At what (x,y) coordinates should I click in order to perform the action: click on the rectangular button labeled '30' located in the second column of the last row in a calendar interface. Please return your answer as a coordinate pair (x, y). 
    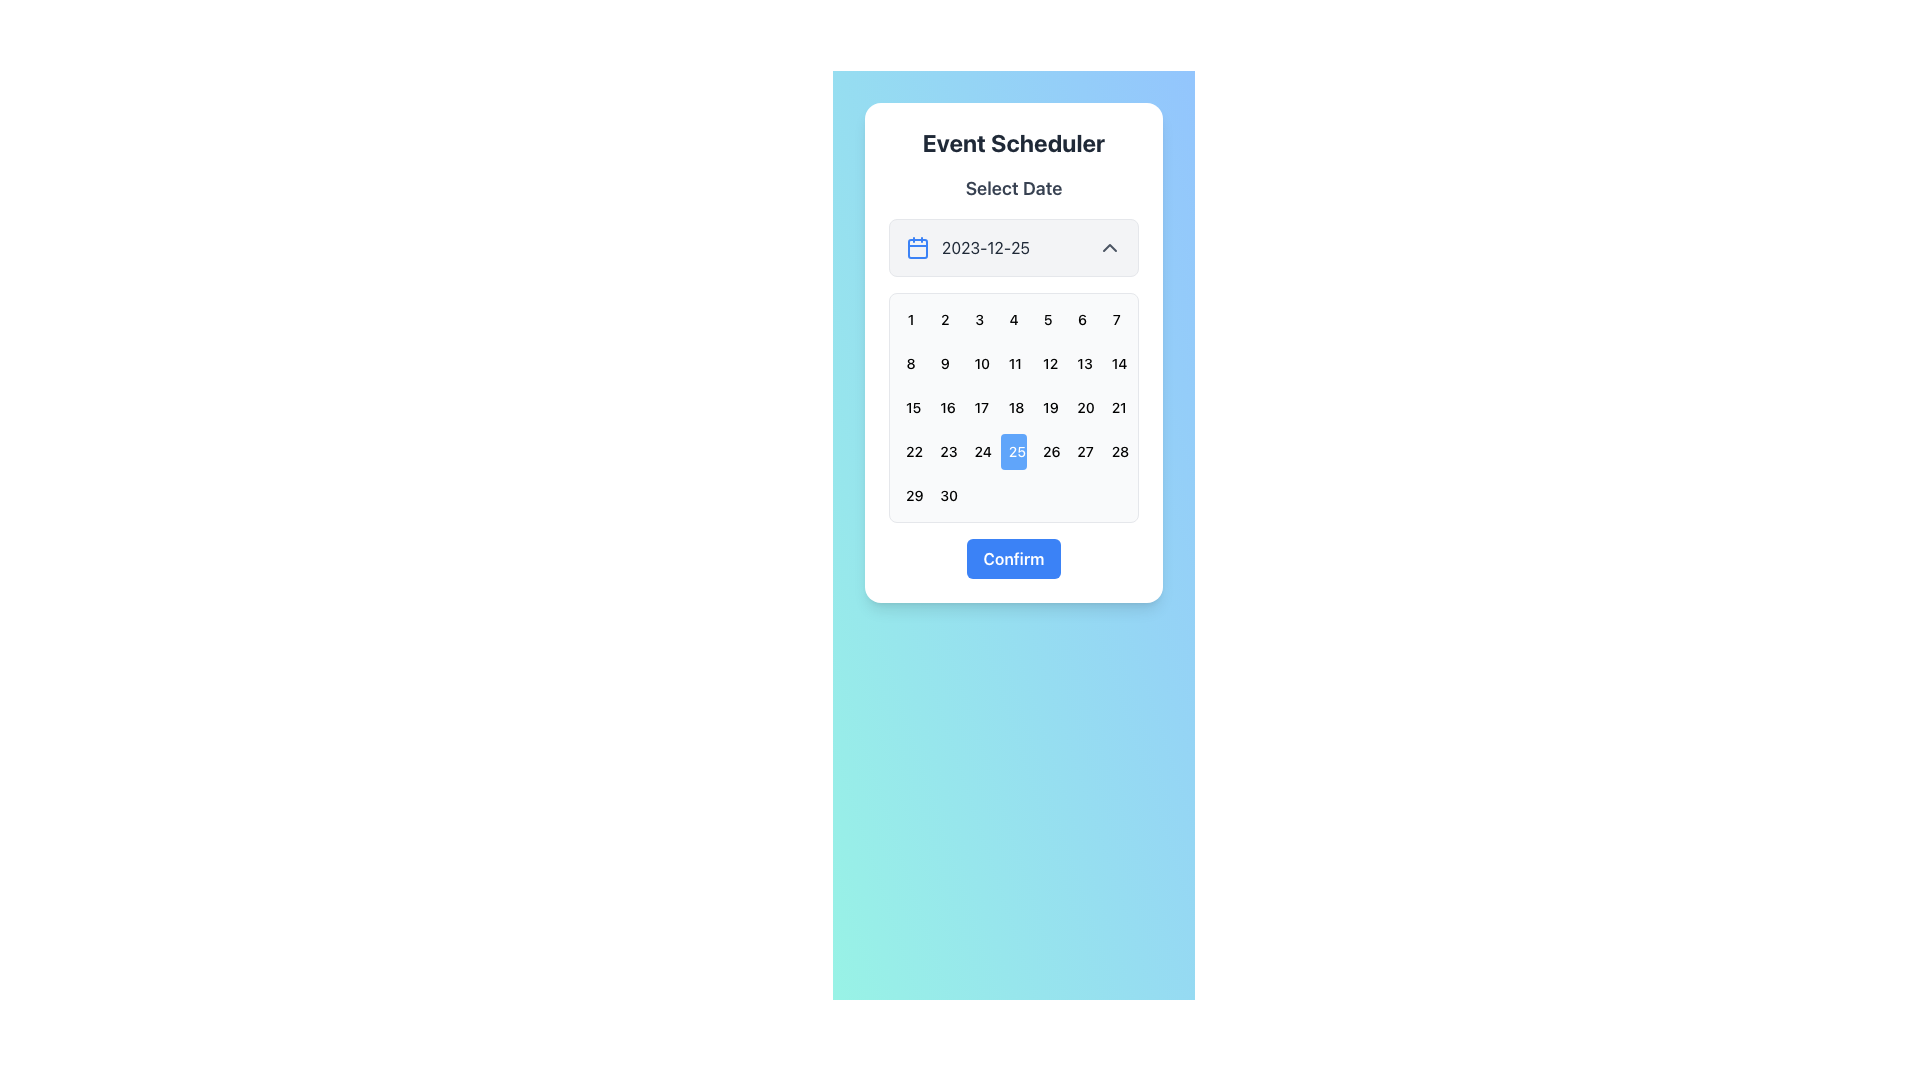
    Looking at the image, I should click on (944, 495).